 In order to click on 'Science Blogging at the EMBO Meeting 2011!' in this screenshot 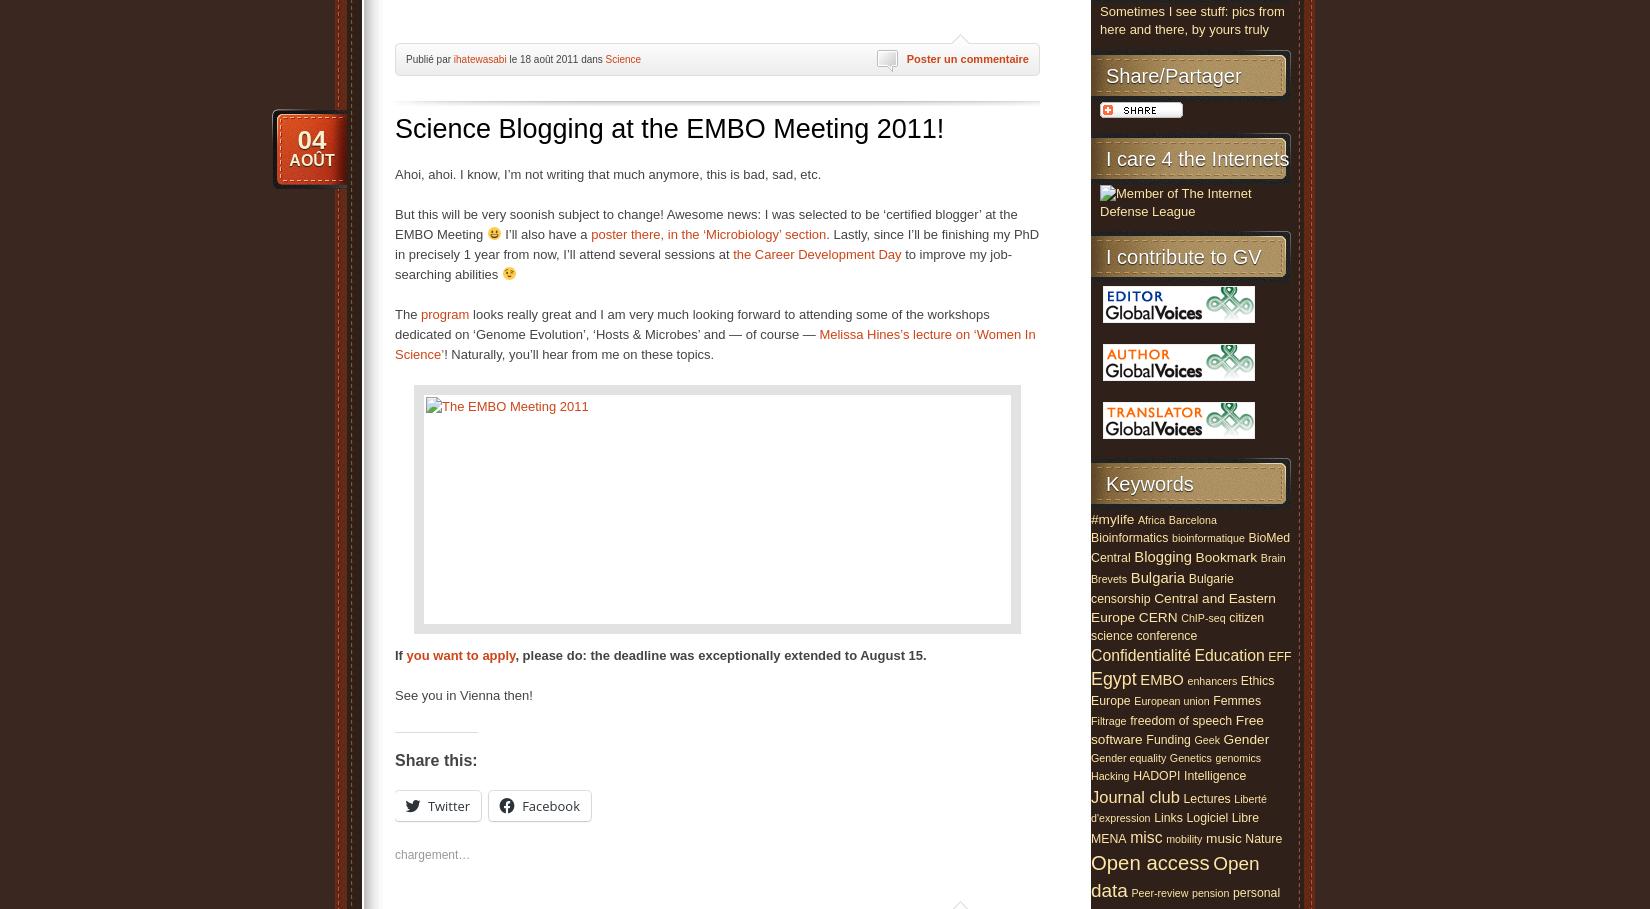, I will do `click(668, 127)`.